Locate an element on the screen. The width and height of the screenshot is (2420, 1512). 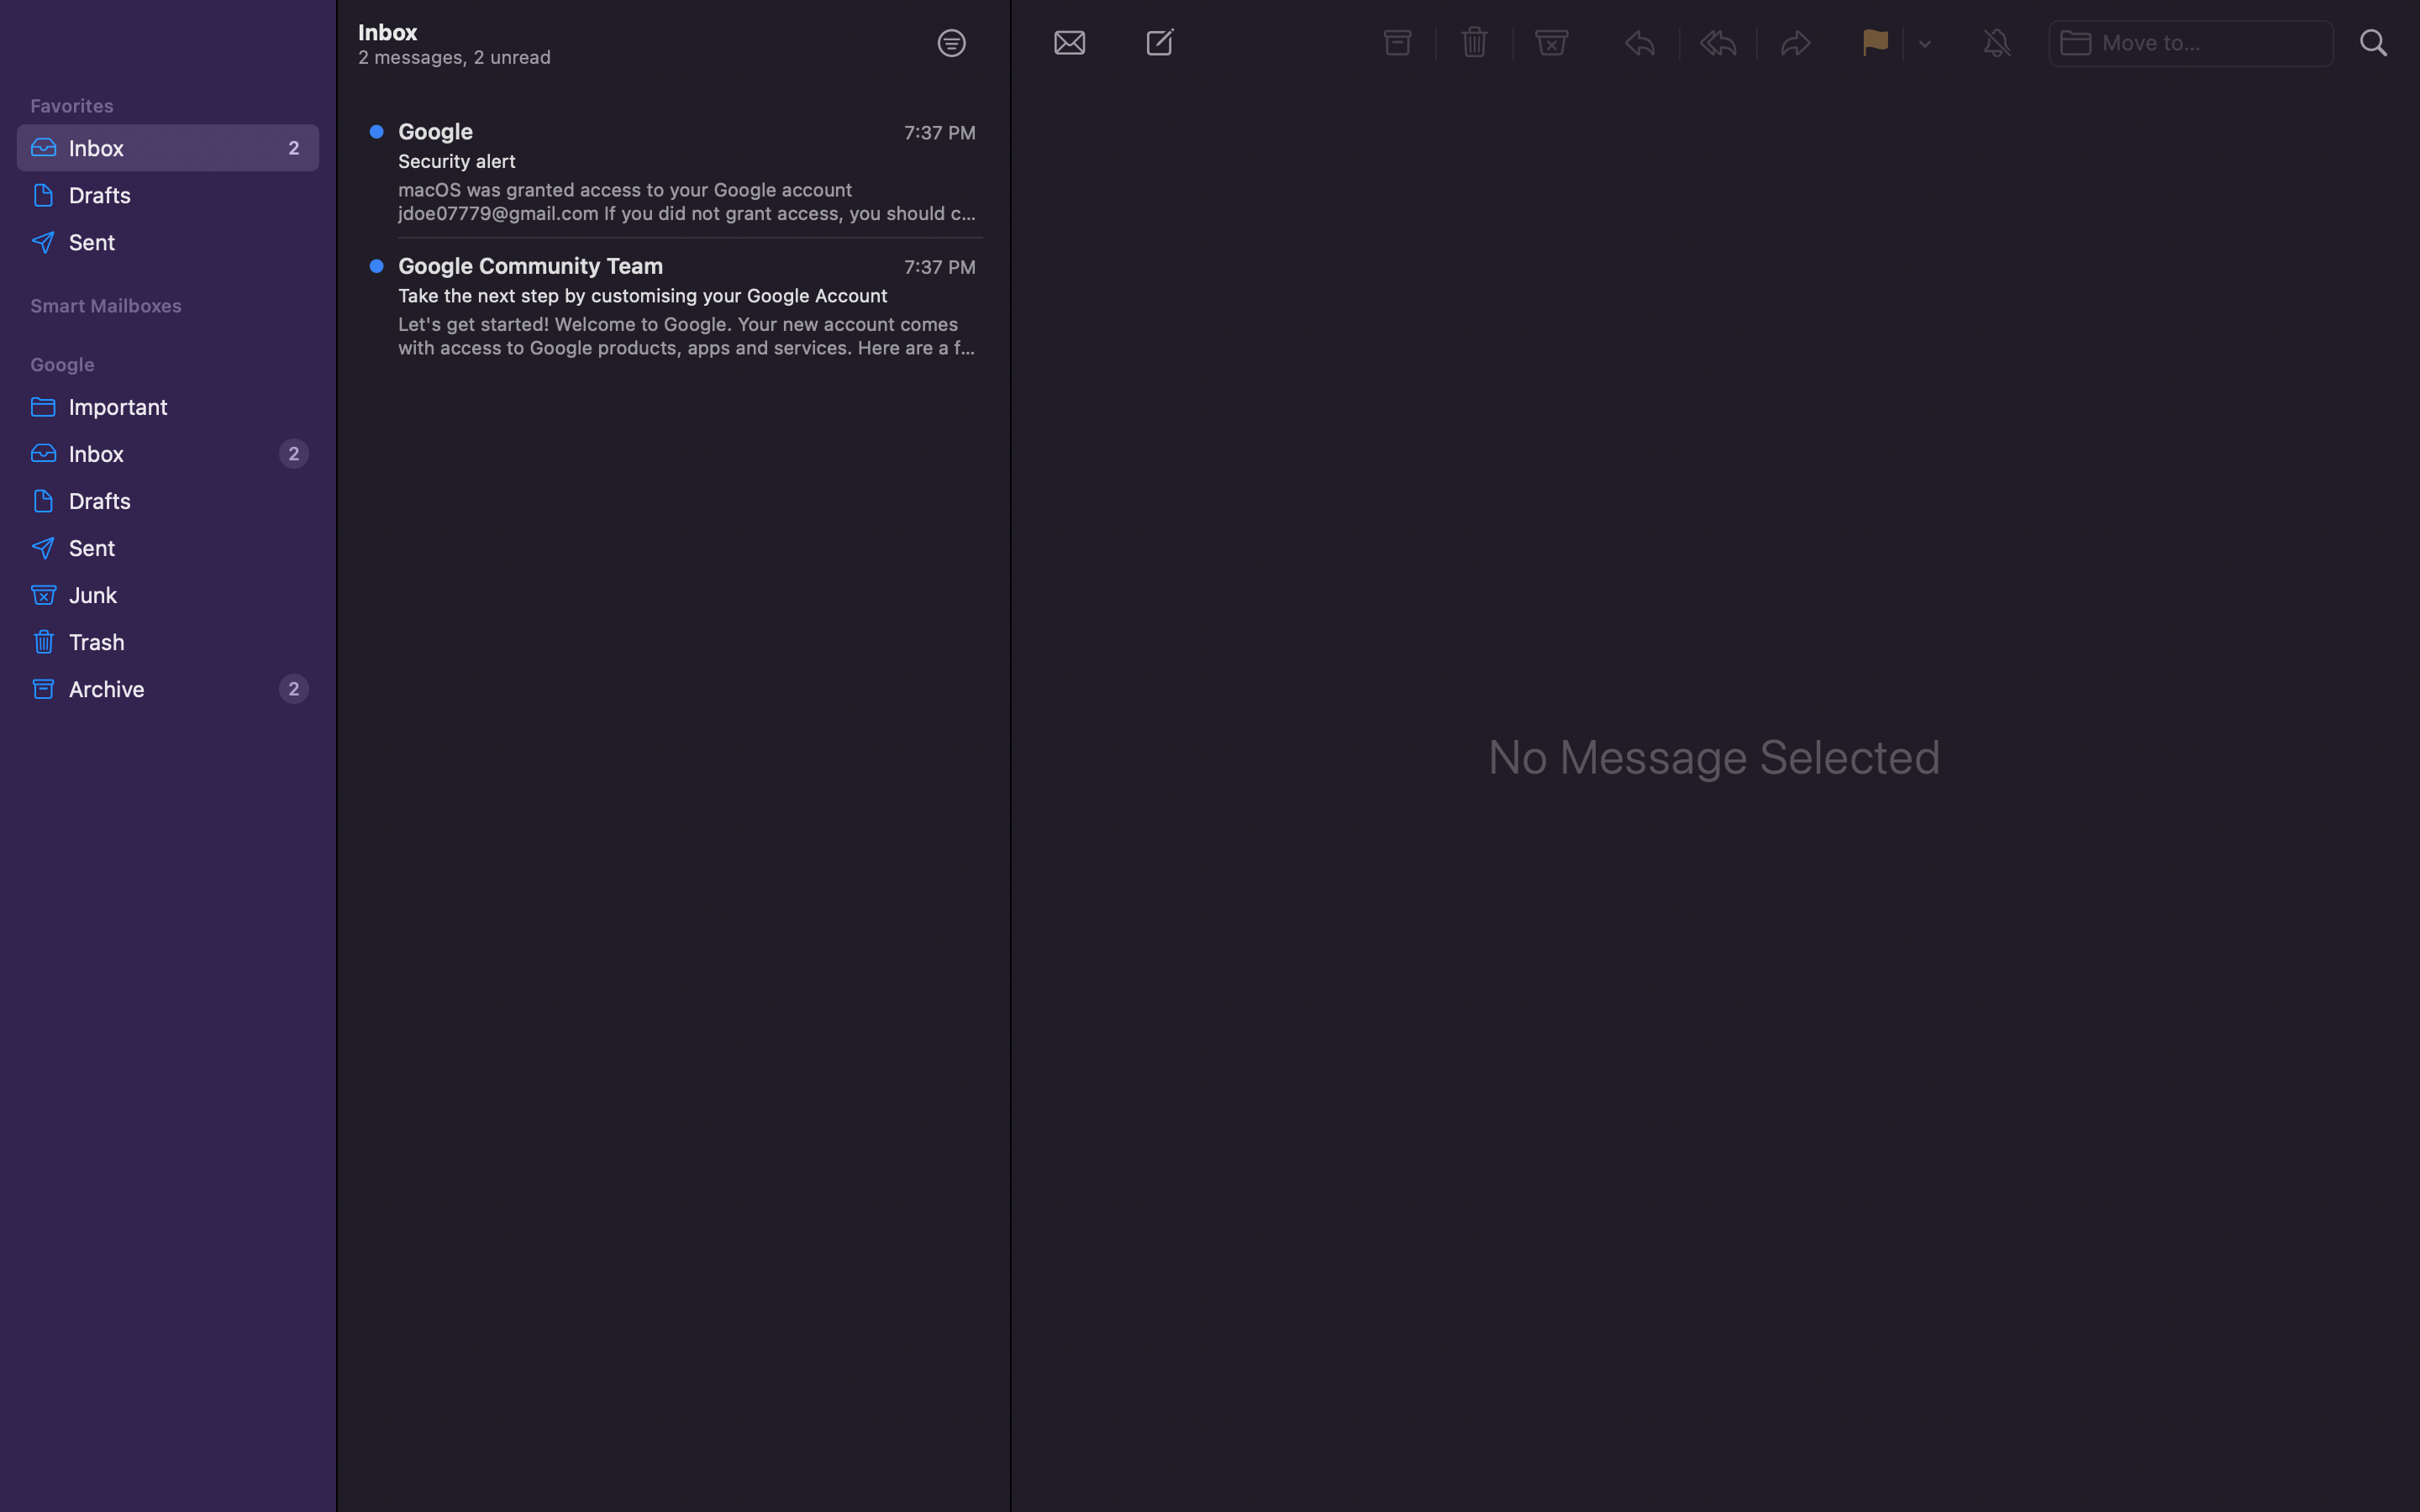
the color of the flag is located at coordinates (1923, 44).